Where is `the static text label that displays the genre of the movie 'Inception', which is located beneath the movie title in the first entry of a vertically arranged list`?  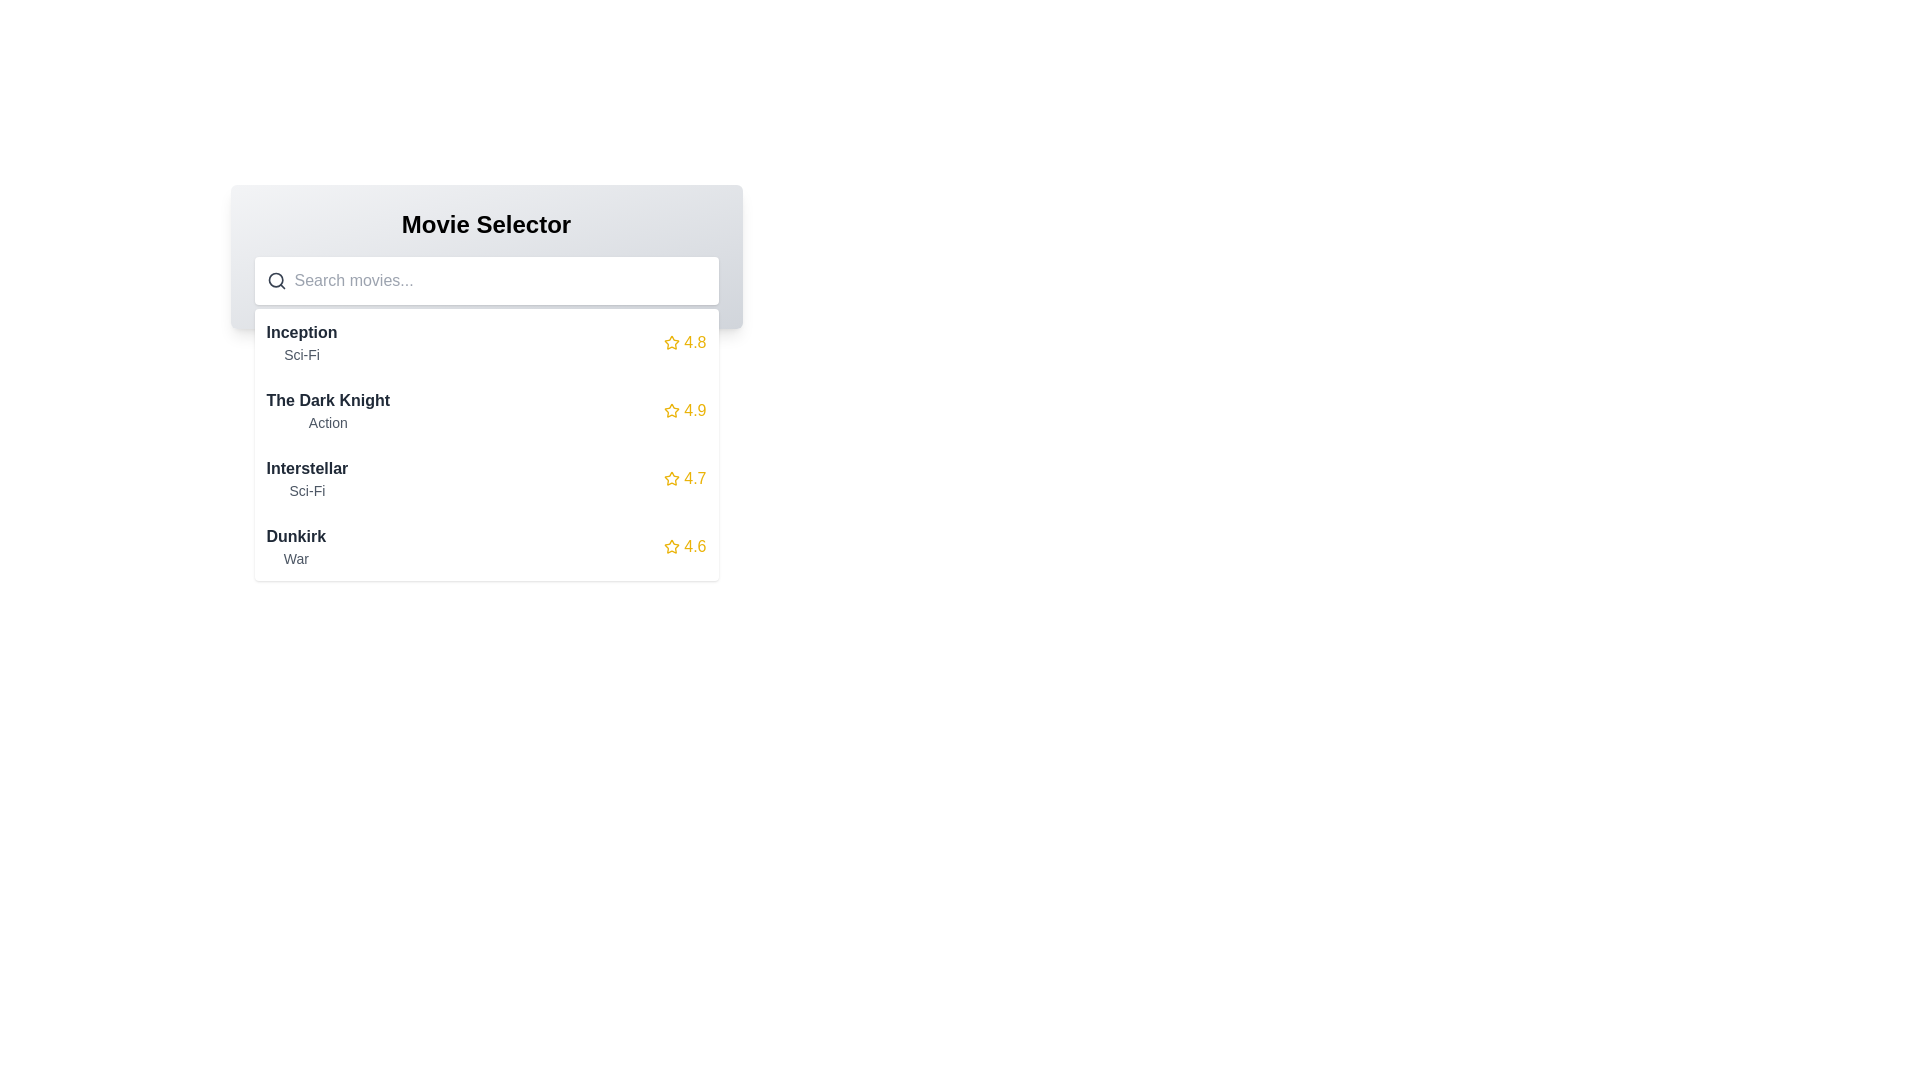
the static text label that displays the genre of the movie 'Inception', which is located beneath the movie title in the first entry of a vertically arranged list is located at coordinates (301, 353).